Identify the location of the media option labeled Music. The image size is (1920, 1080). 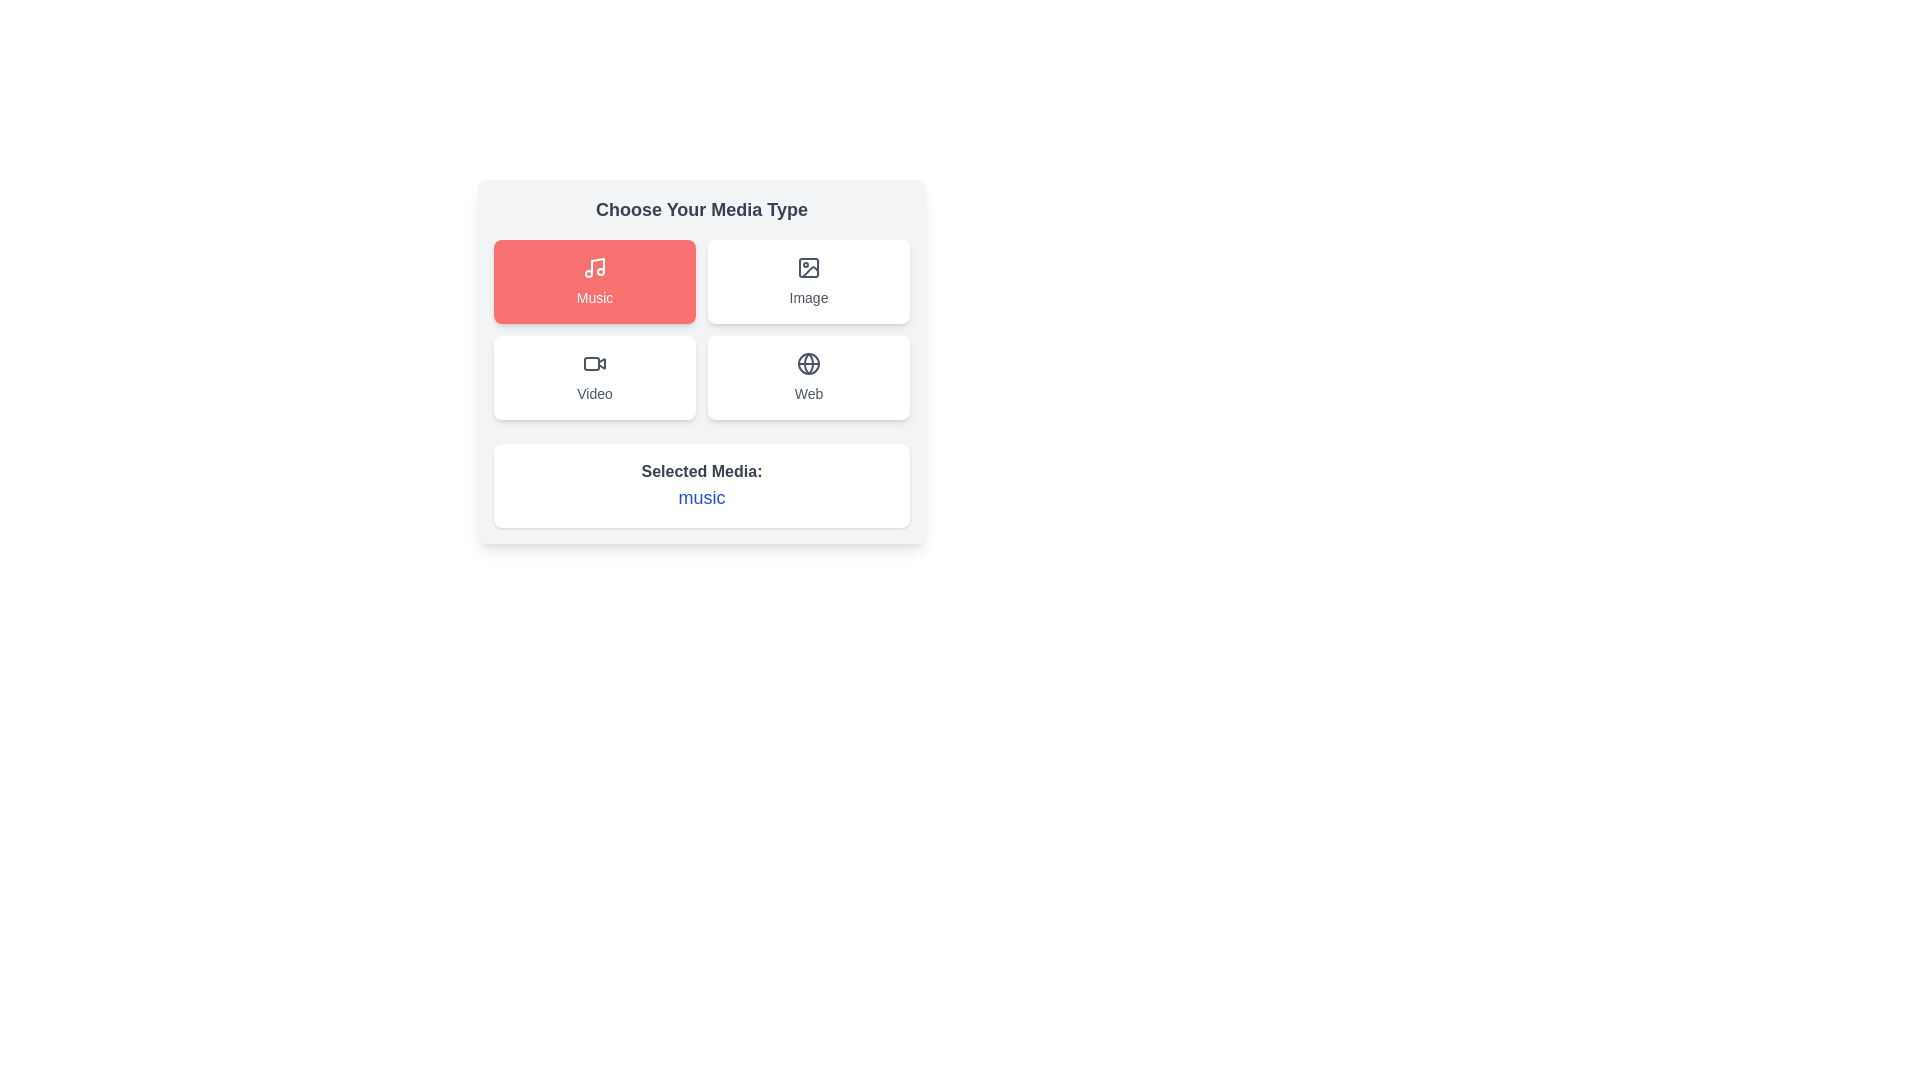
(594, 281).